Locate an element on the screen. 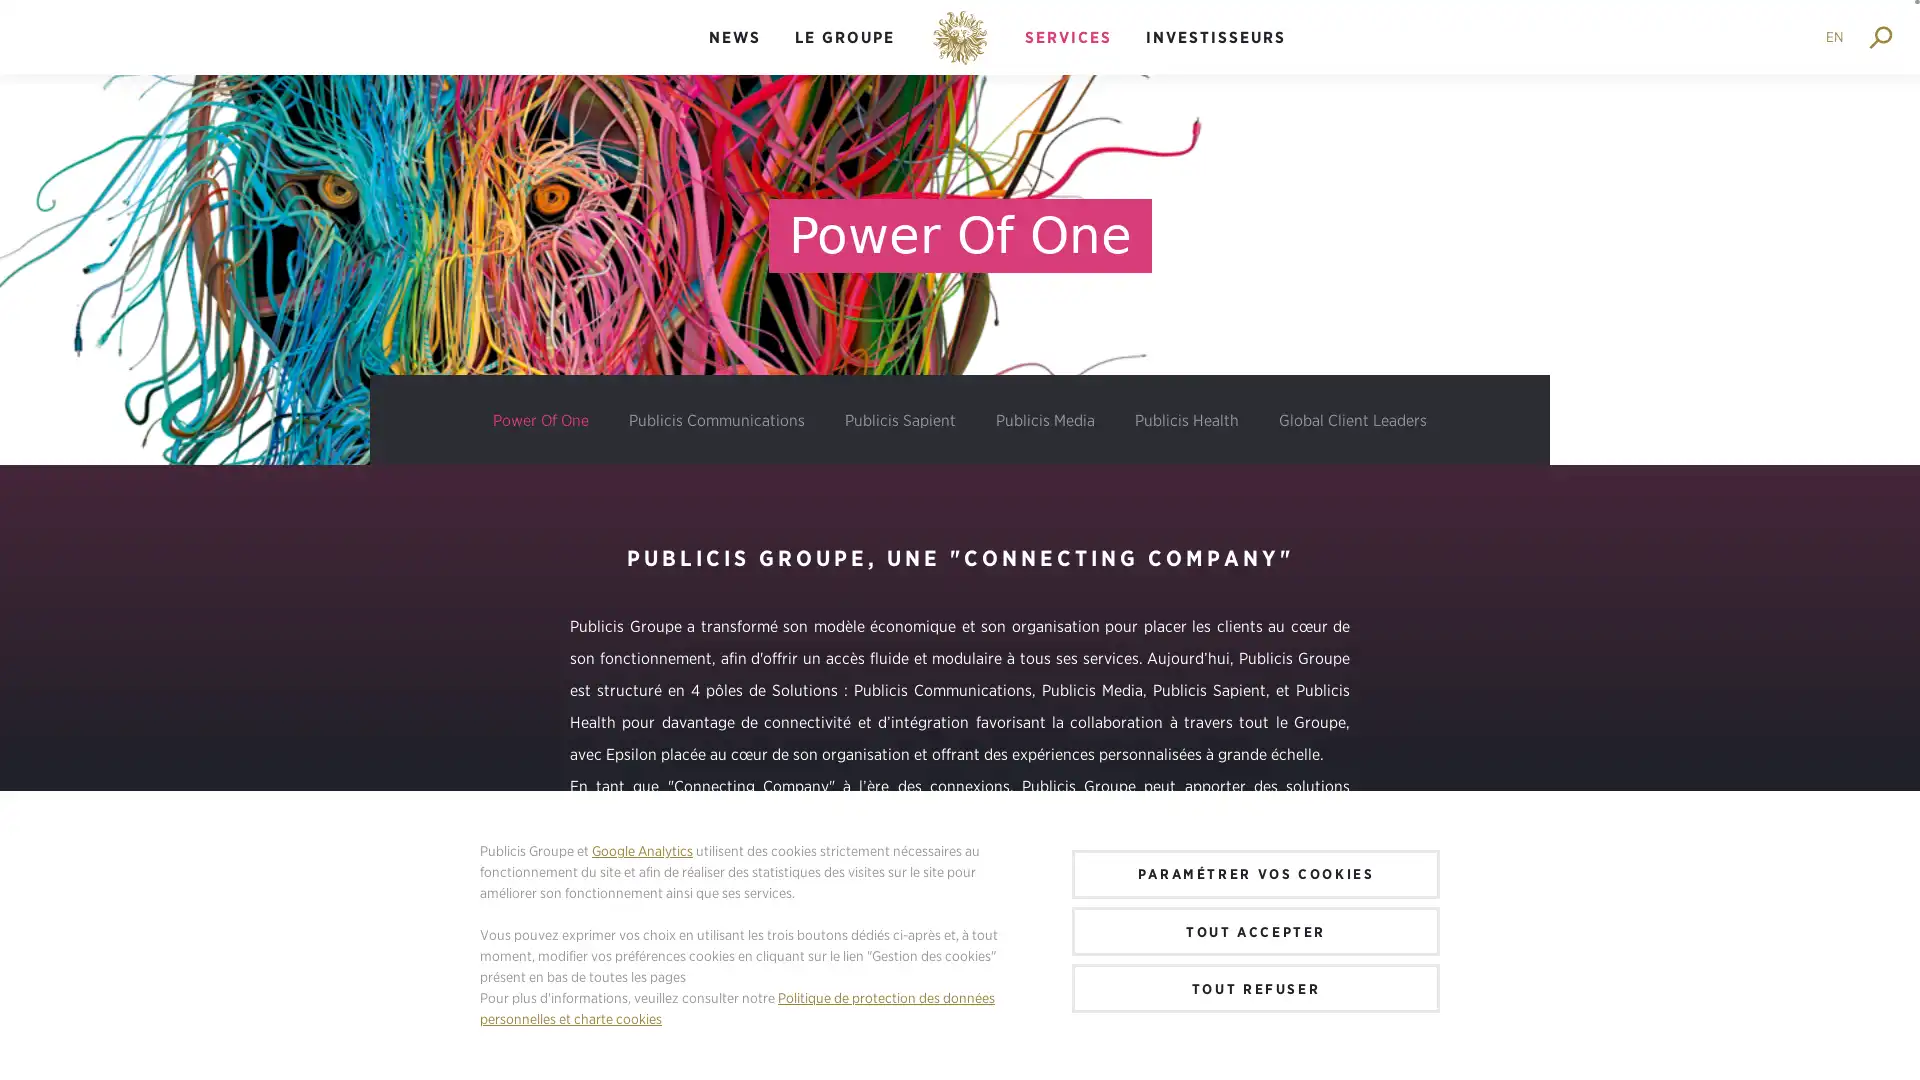 The width and height of the screenshot is (1920, 1080). TOUT REFUSER TOUT REFUSER is located at coordinates (1255, 987).